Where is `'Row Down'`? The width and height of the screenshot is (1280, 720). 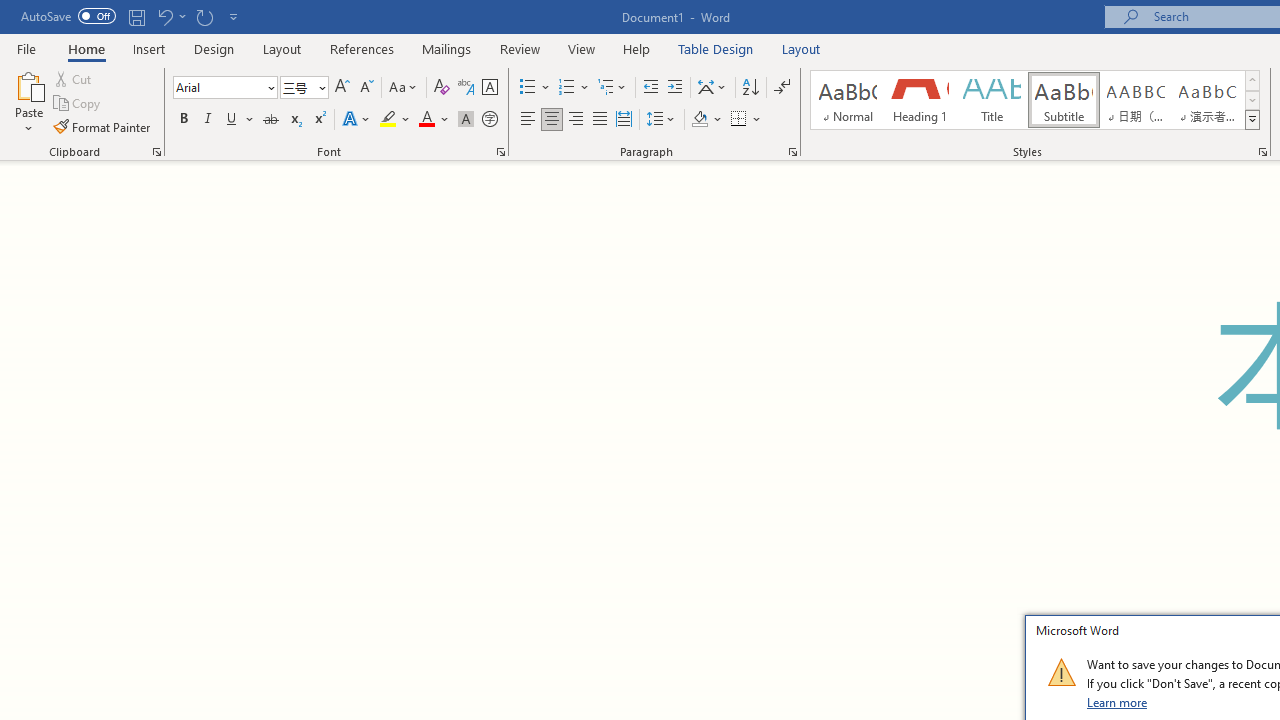 'Row Down' is located at coordinates (1251, 100).